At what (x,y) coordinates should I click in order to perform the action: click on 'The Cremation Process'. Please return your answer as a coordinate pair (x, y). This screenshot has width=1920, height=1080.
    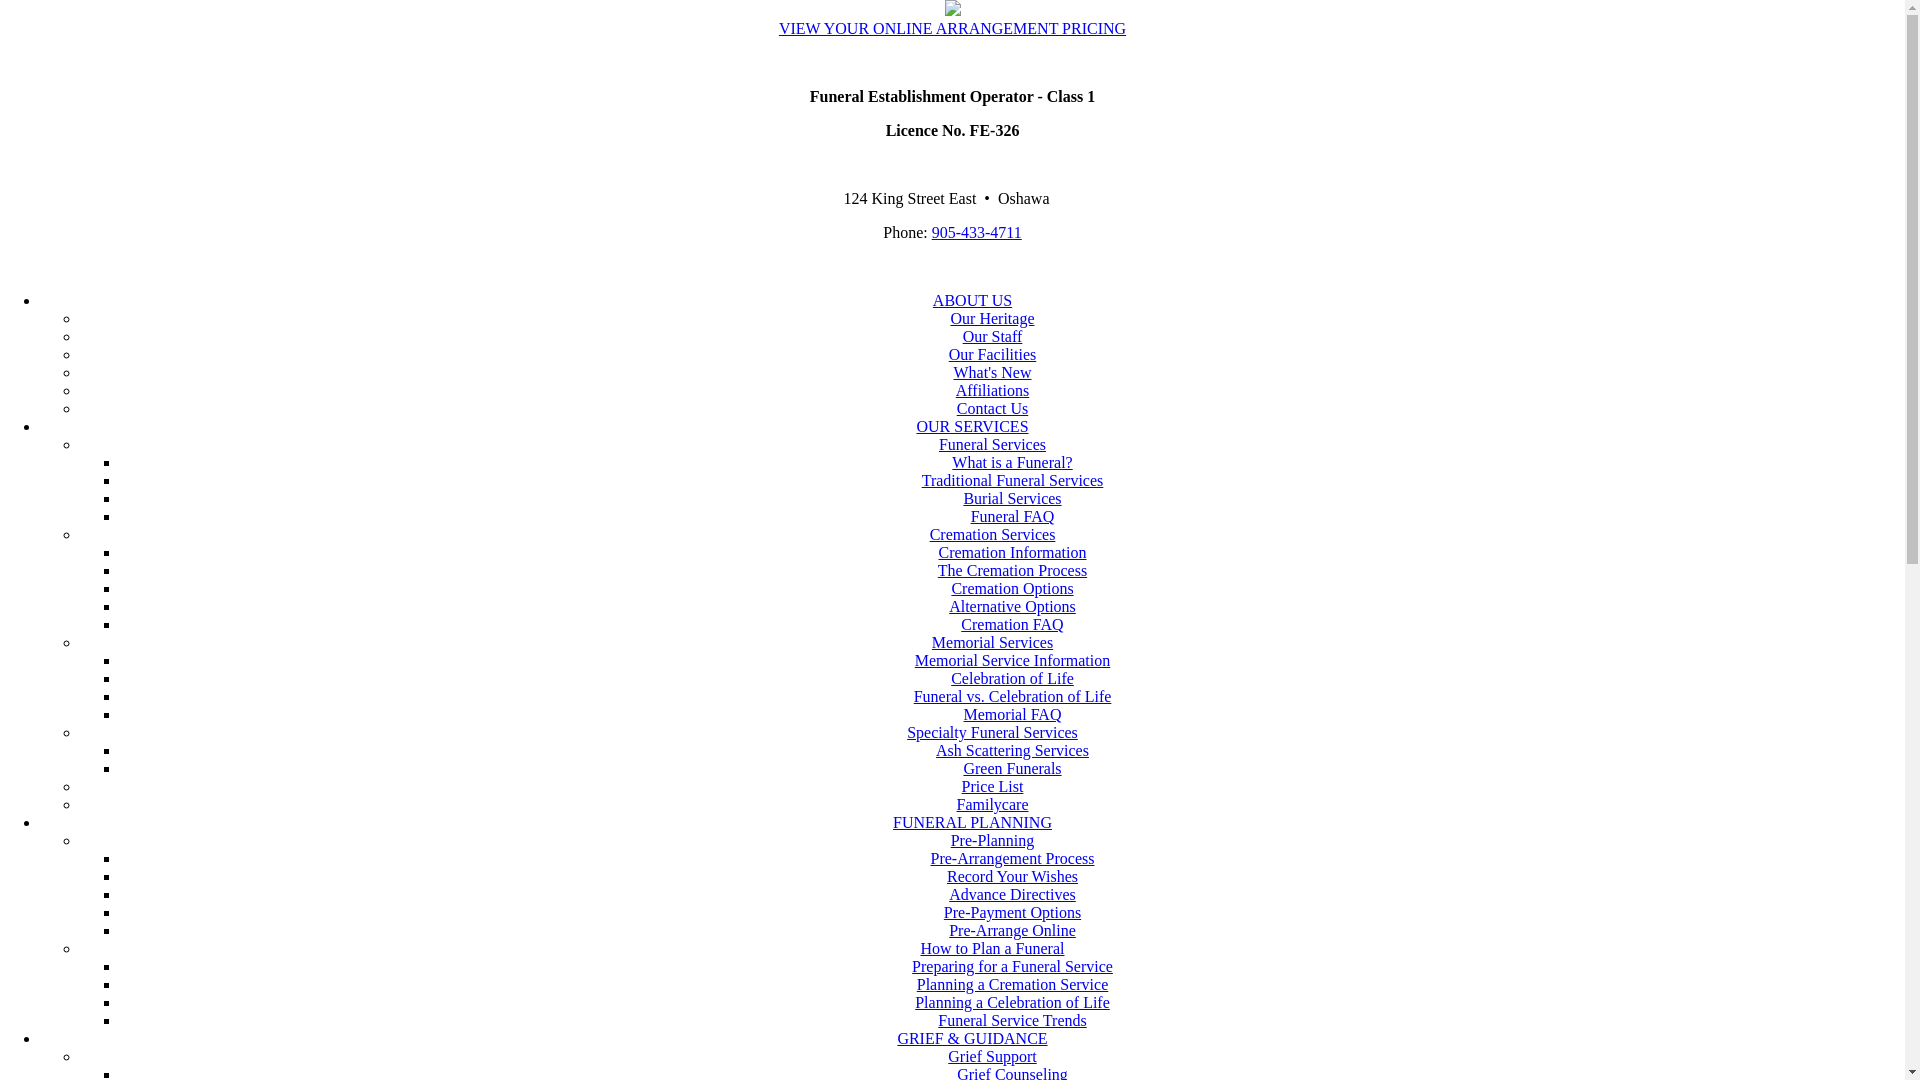
    Looking at the image, I should click on (1012, 570).